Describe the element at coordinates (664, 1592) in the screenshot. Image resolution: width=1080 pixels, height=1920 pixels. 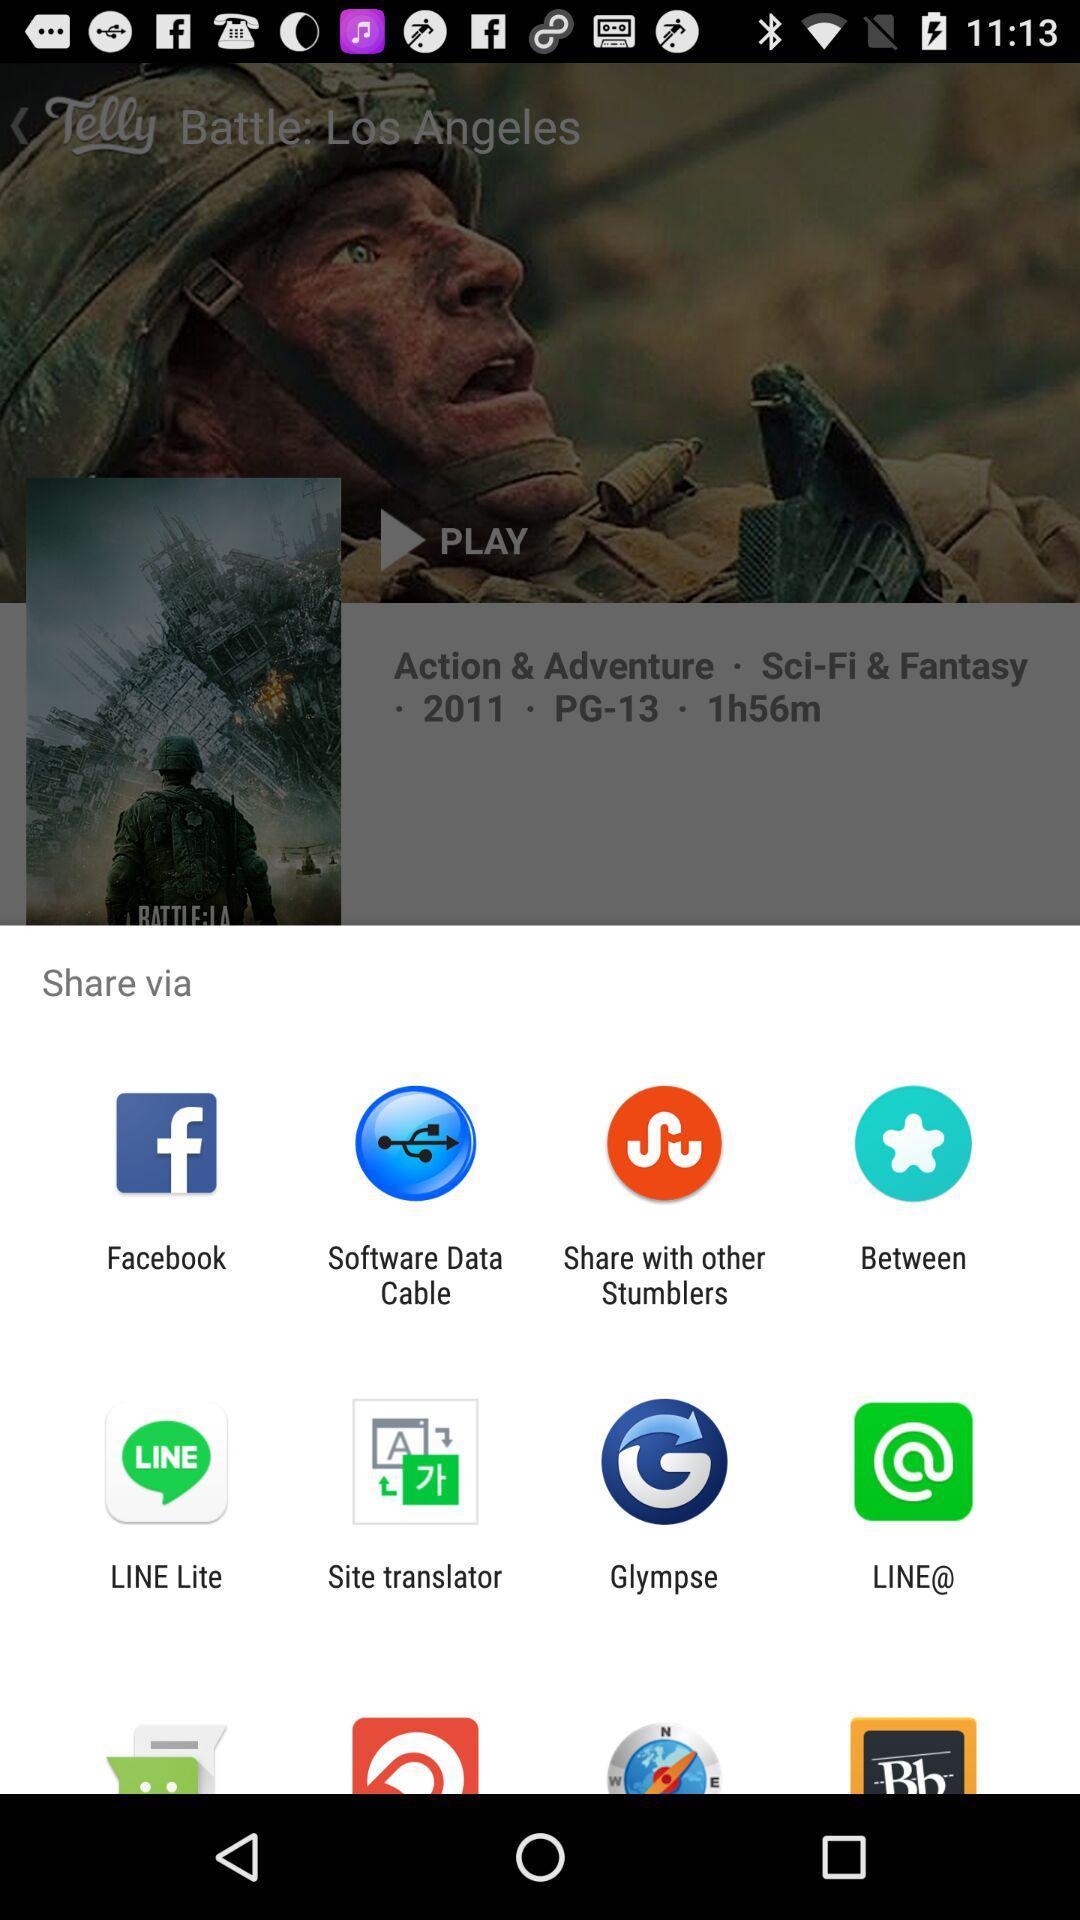
I see `item to the right of the site translator` at that location.